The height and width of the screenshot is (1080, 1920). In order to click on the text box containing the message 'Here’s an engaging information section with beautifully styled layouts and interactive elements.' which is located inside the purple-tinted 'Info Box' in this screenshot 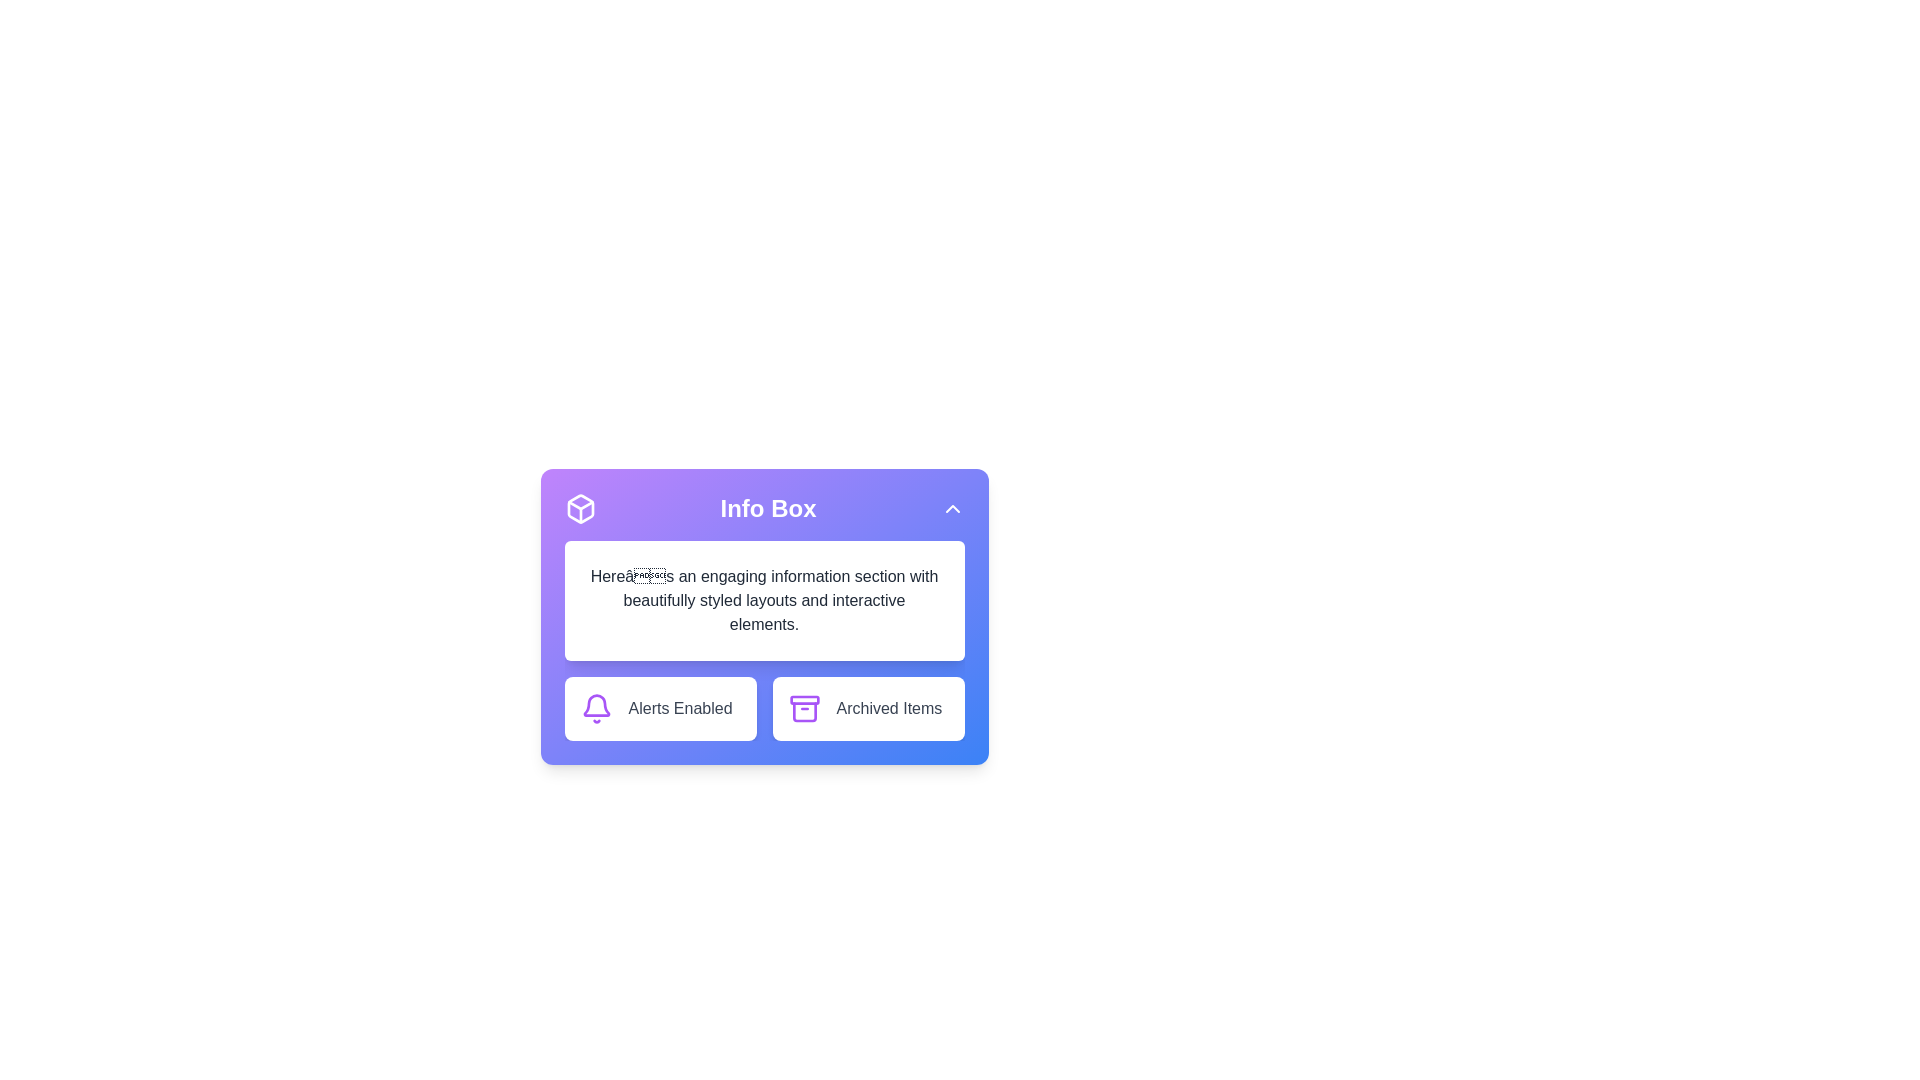, I will do `click(763, 600)`.